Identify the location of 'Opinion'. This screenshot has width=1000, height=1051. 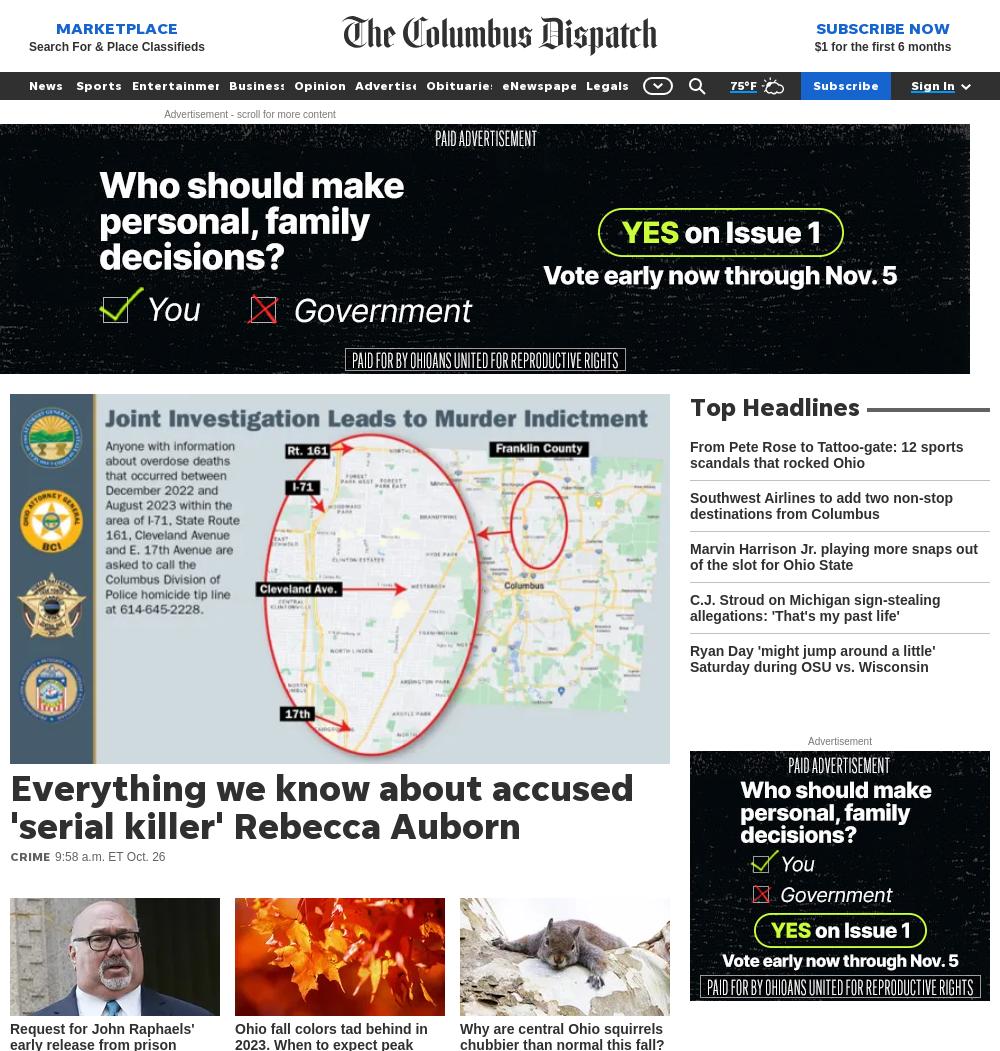
(319, 85).